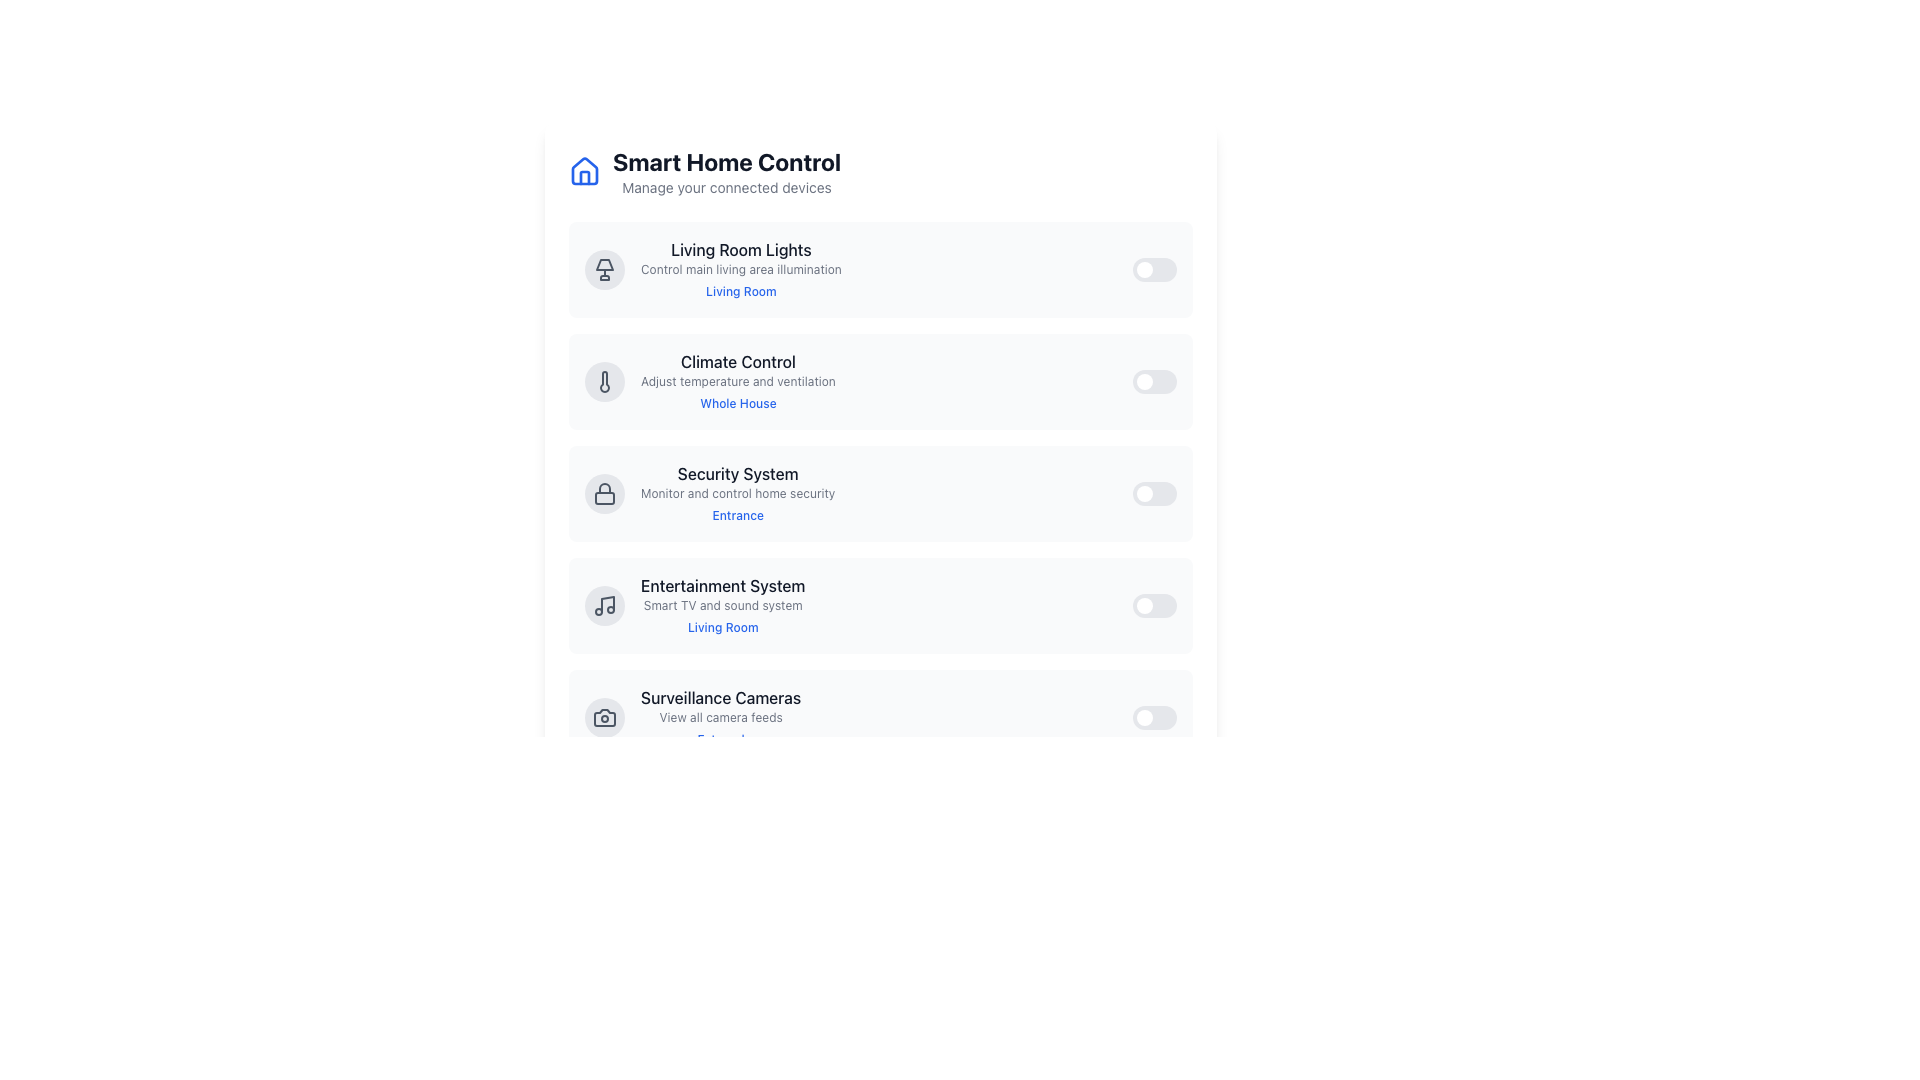  What do you see at coordinates (1155, 716) in the screenshot?
I see `the toggle switch located in the bottom-right area of the 'Surveillance Cameras' section` at bounding box center [1155, 716].